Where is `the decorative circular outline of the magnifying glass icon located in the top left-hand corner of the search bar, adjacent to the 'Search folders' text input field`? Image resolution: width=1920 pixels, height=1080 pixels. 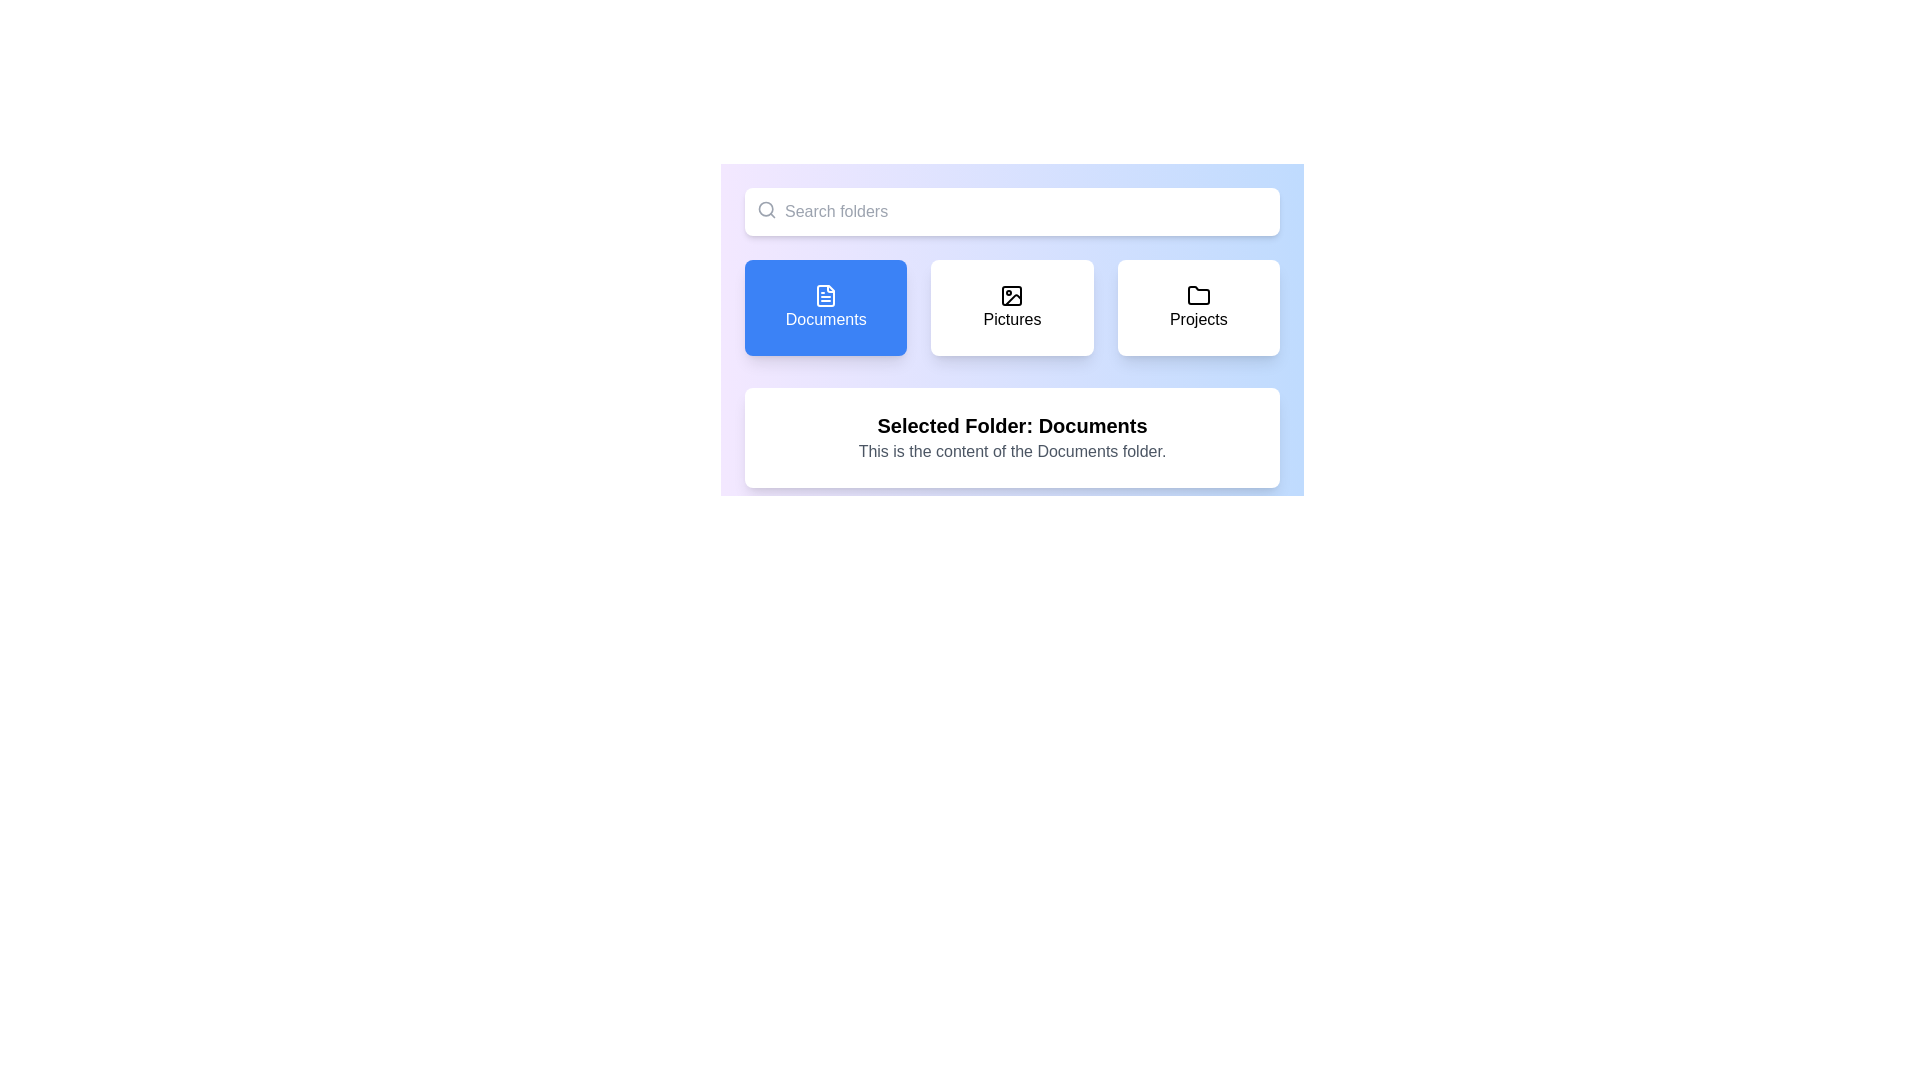 the decorative circular outline of the magnifying glass icon located in the top left-hand corner of the search bar, adjacent to the 'Search folders' text input field is located at coordinates (765, 209).